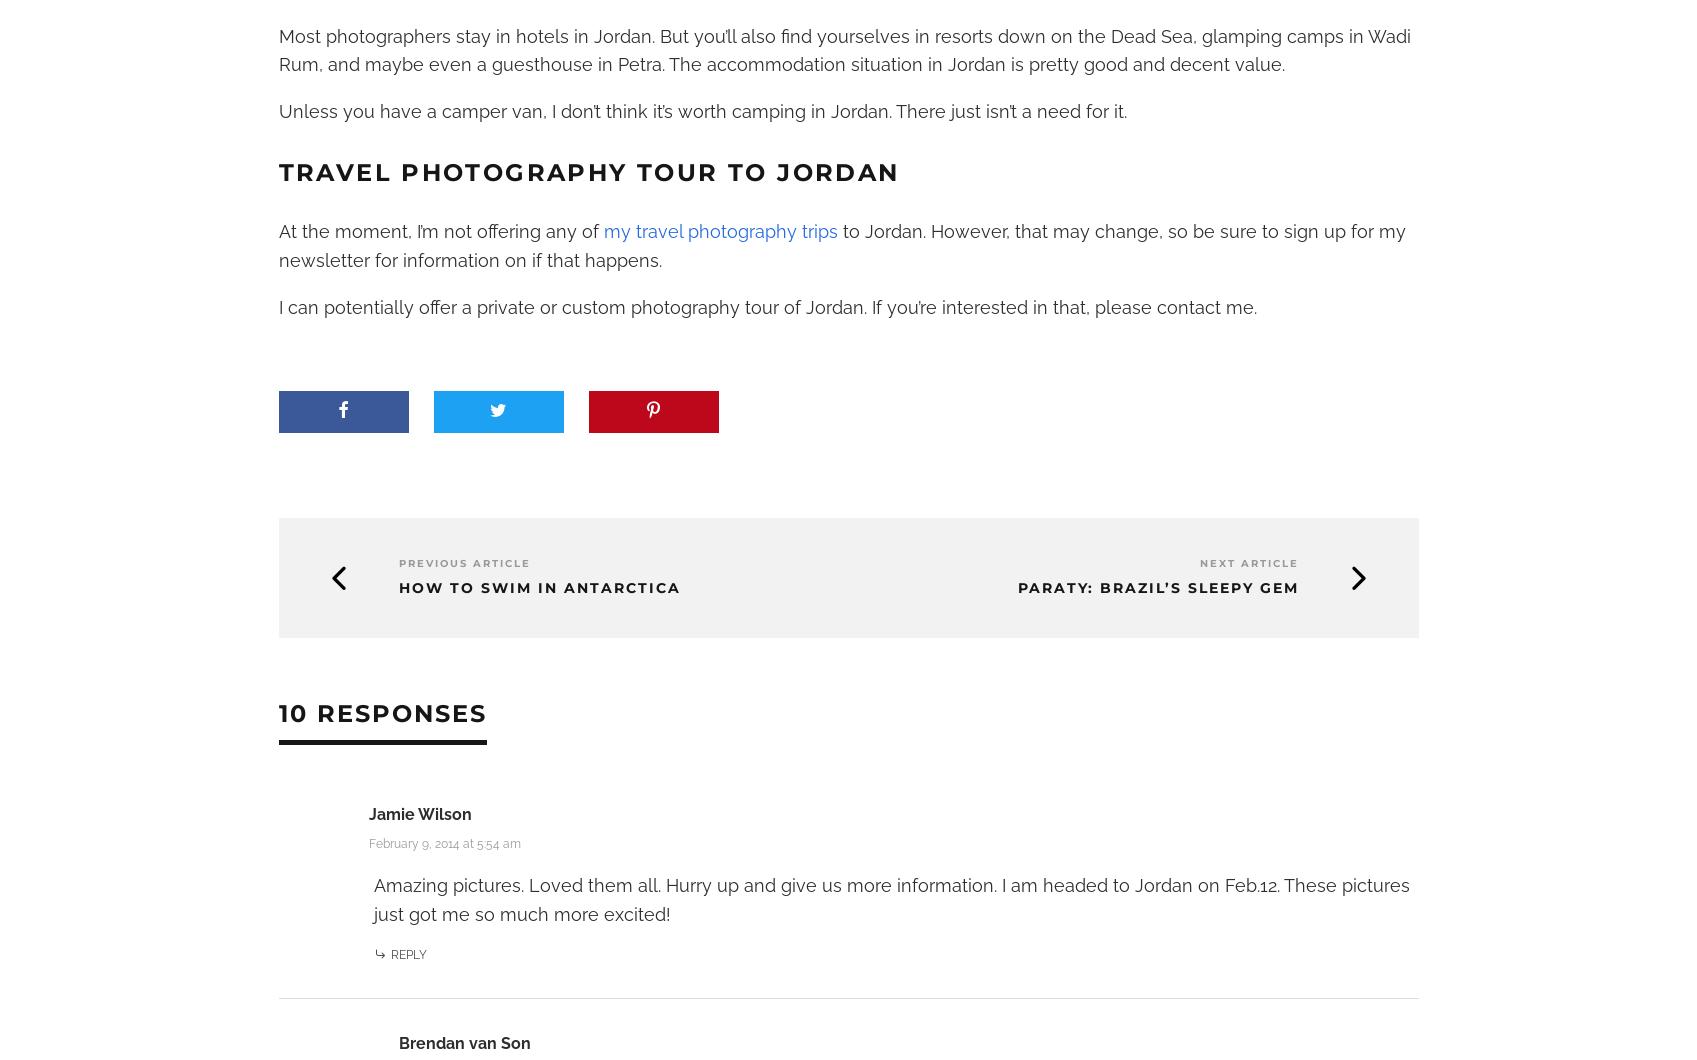 This screenshot has height=1060, width=1697. What do you see at coordinates (719, 230) in the screenshot?
I see `'my travel photography trips'` at bounding box center [719, 230].